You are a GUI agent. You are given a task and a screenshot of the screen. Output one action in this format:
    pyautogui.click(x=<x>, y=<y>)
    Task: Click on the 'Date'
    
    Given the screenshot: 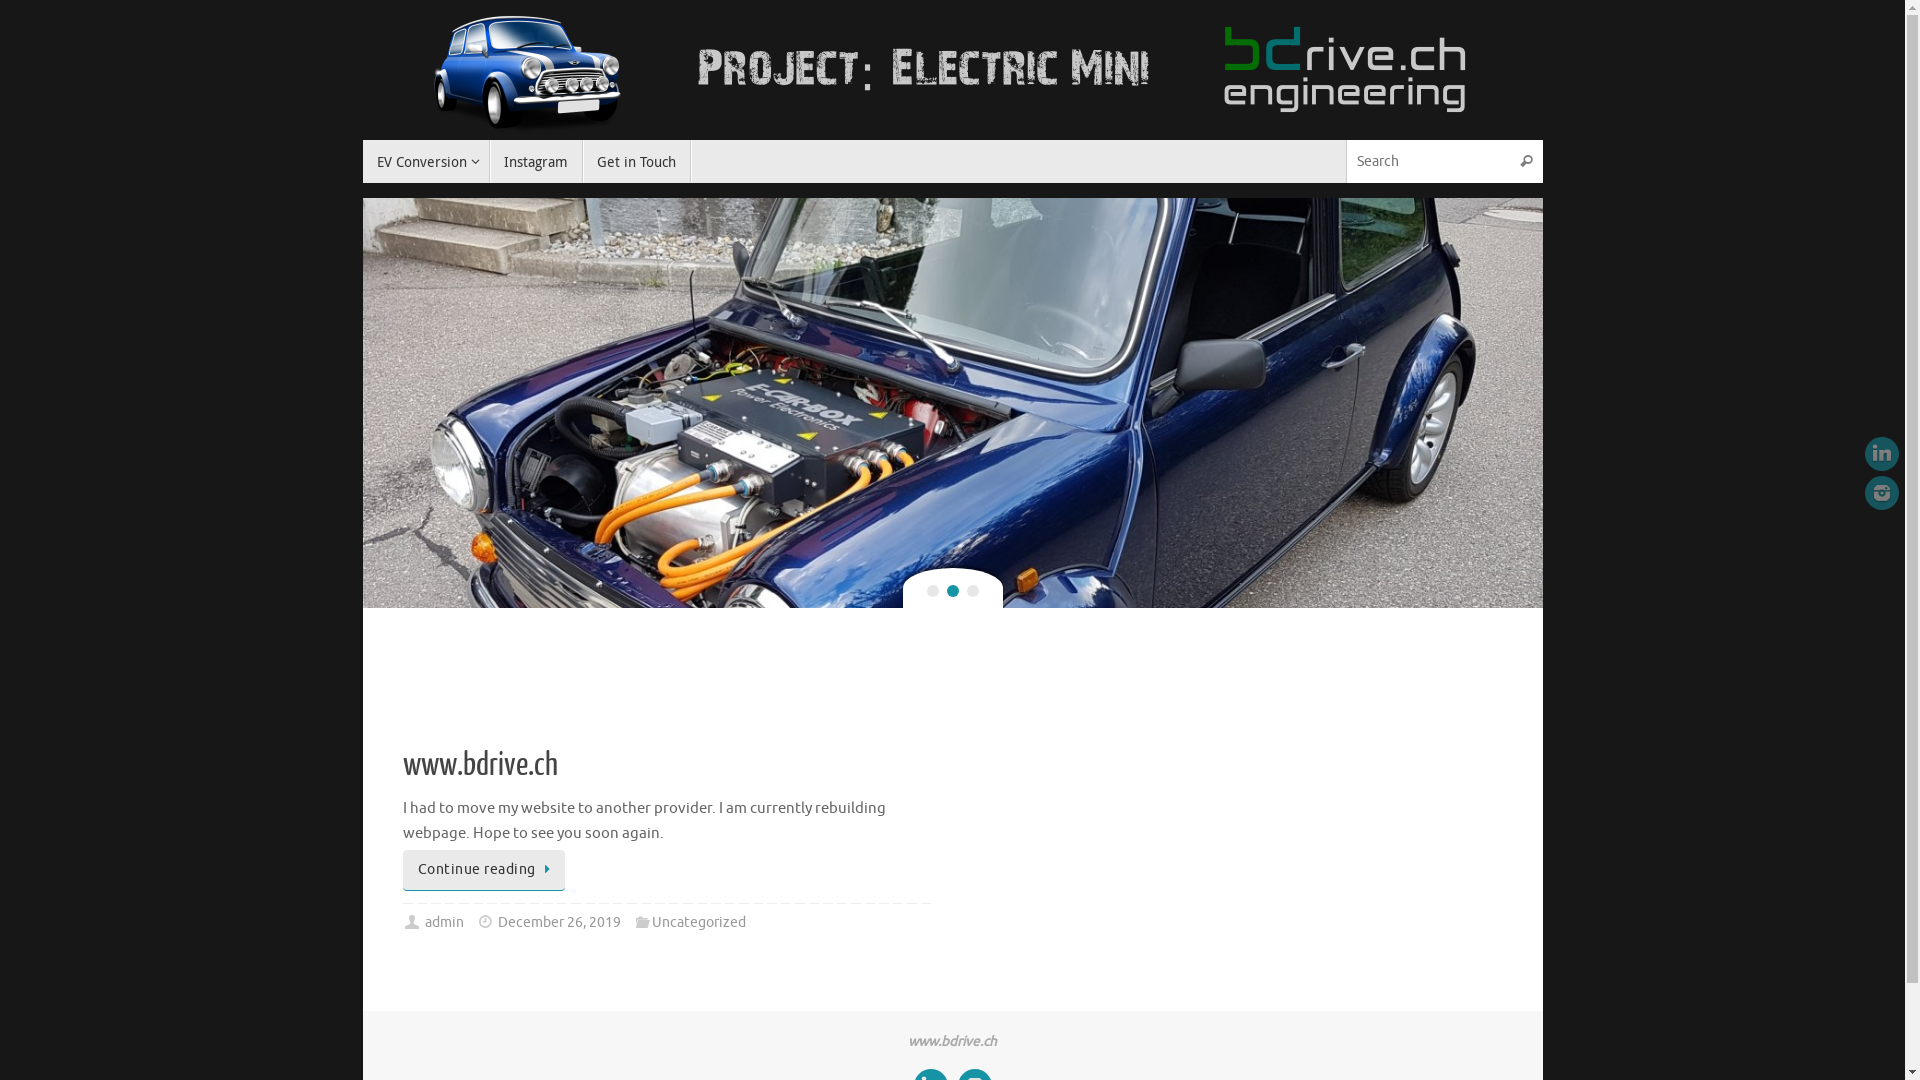 What is the action you would take?
    pyautogui.click(x=485, y=922)
    